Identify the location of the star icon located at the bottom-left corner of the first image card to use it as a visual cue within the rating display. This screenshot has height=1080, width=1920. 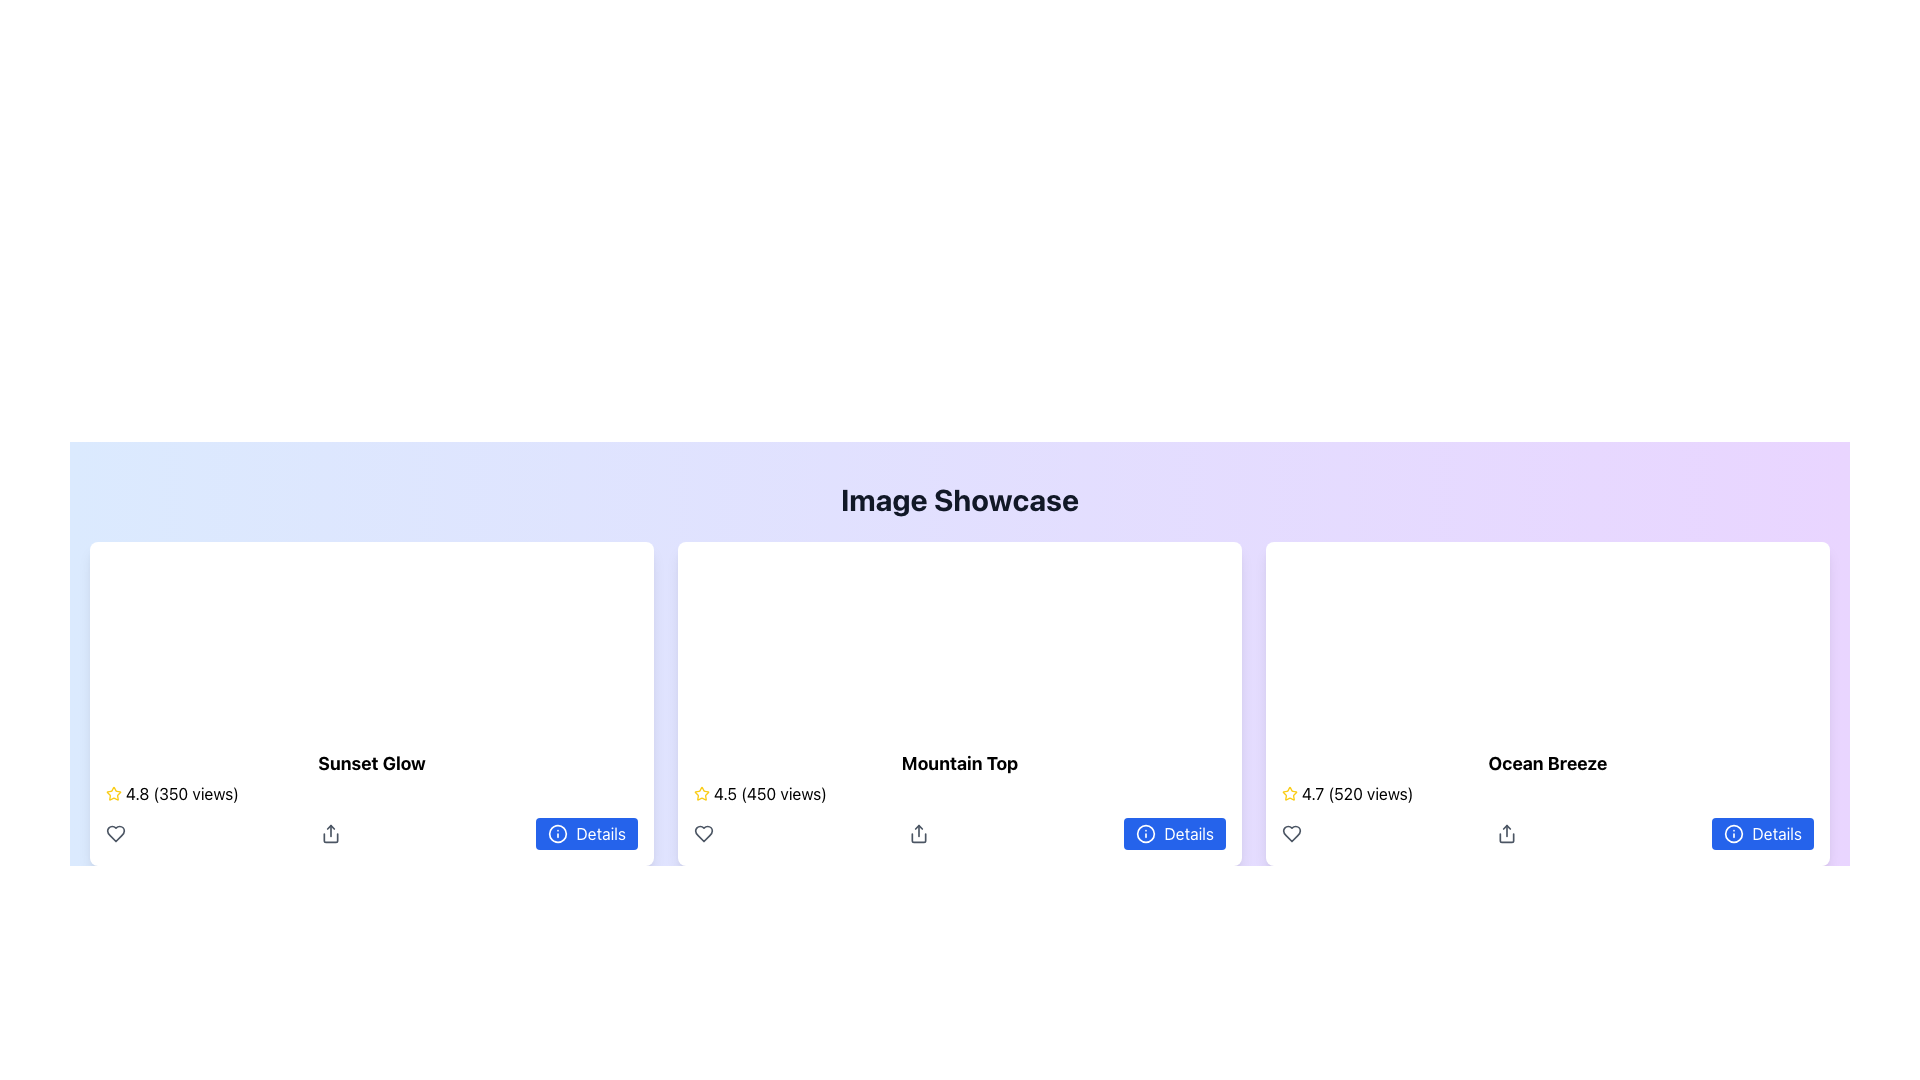
(113, 792).